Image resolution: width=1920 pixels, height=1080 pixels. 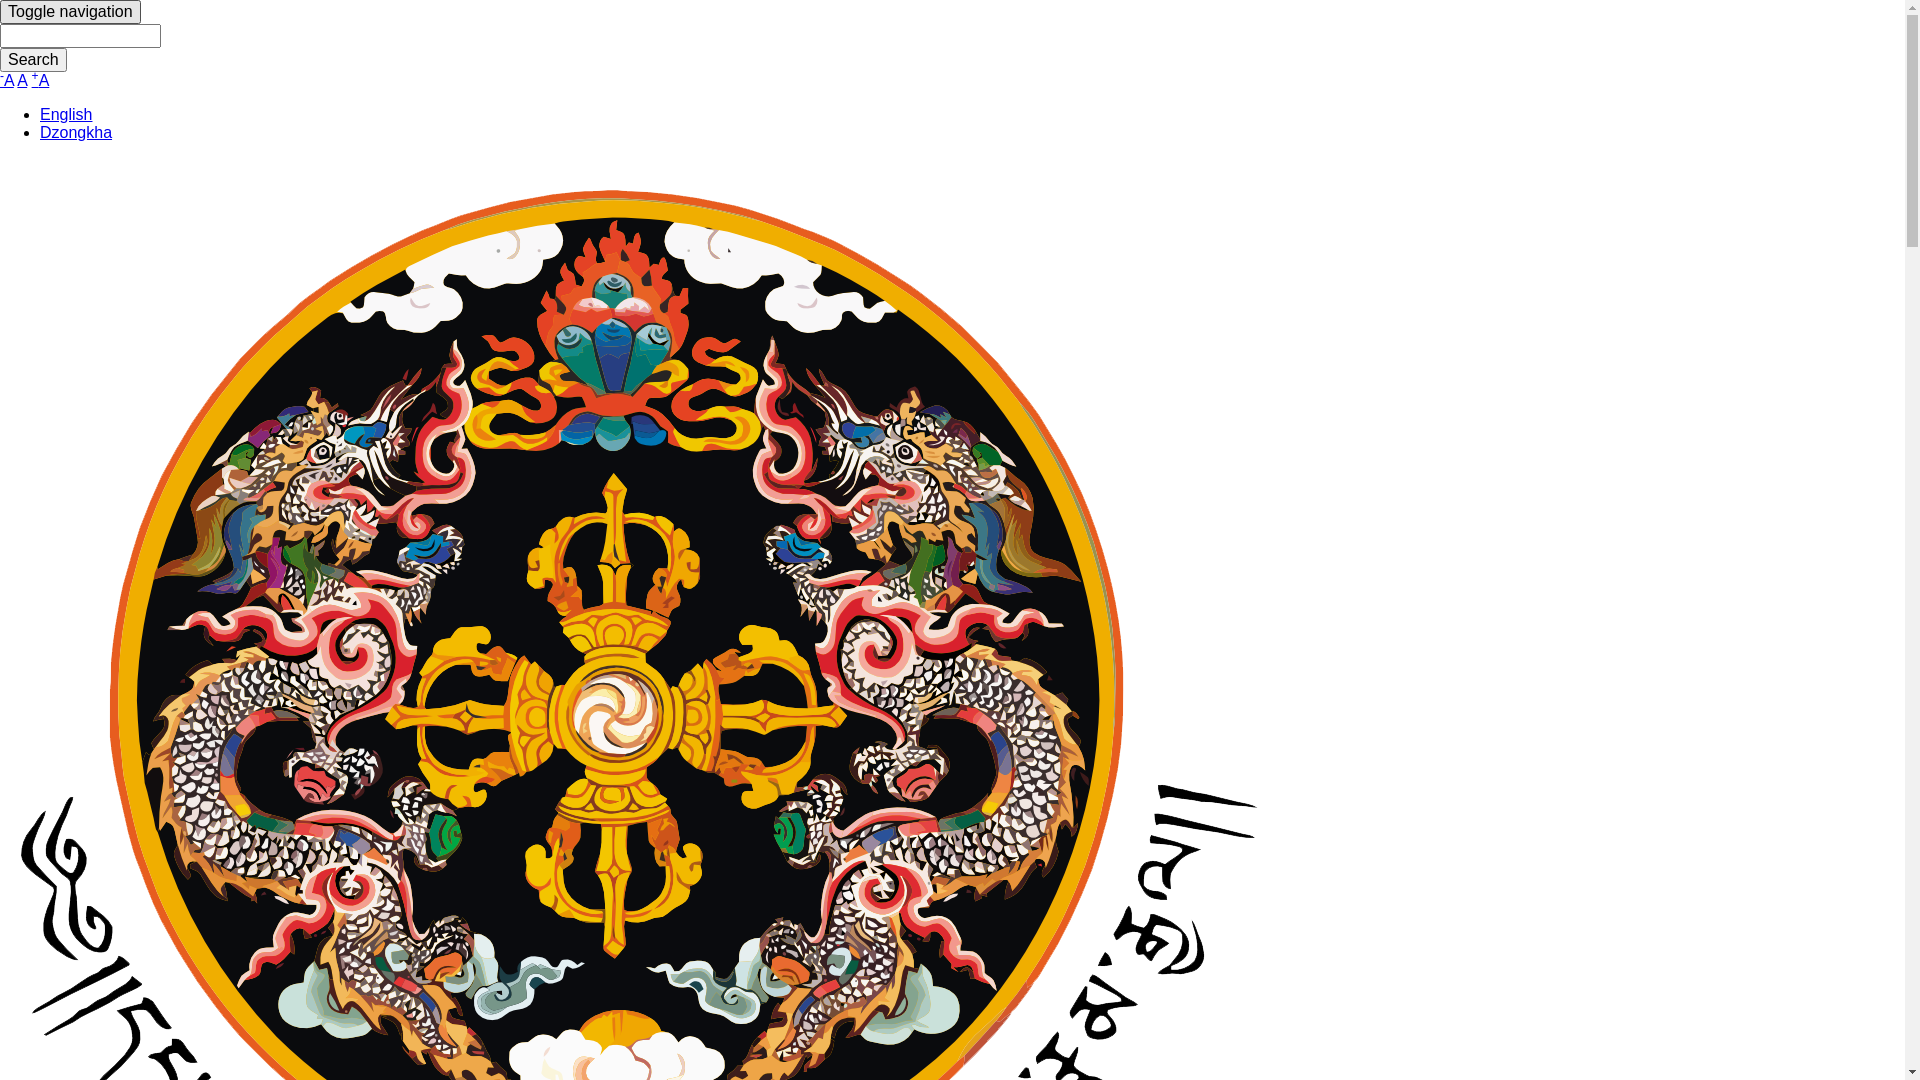 I want to click on 'Dzongkha', so click(x=76, y=132).